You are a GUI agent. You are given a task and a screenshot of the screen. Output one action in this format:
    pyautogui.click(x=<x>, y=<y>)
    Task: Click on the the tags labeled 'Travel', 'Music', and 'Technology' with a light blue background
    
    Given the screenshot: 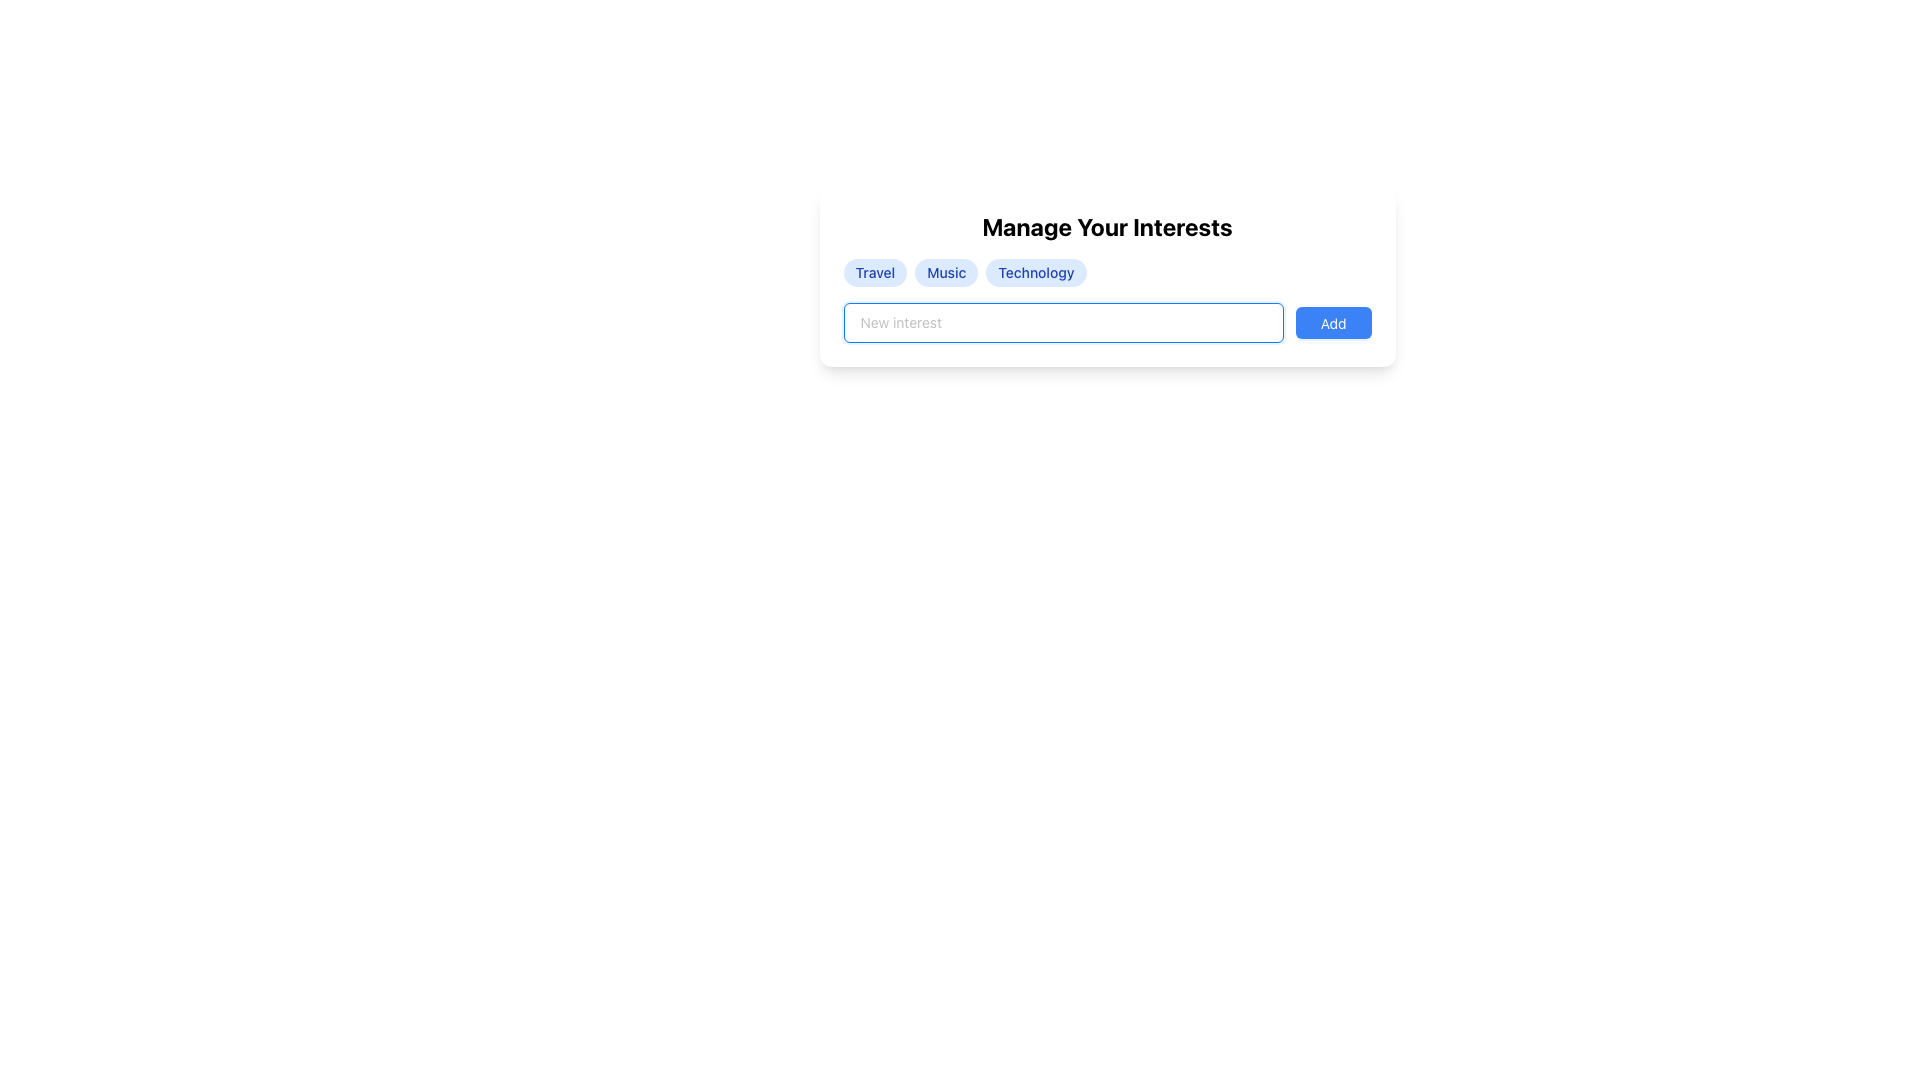 What is the action you would take?
    pyautogui.click(x=1106, y=273)
    